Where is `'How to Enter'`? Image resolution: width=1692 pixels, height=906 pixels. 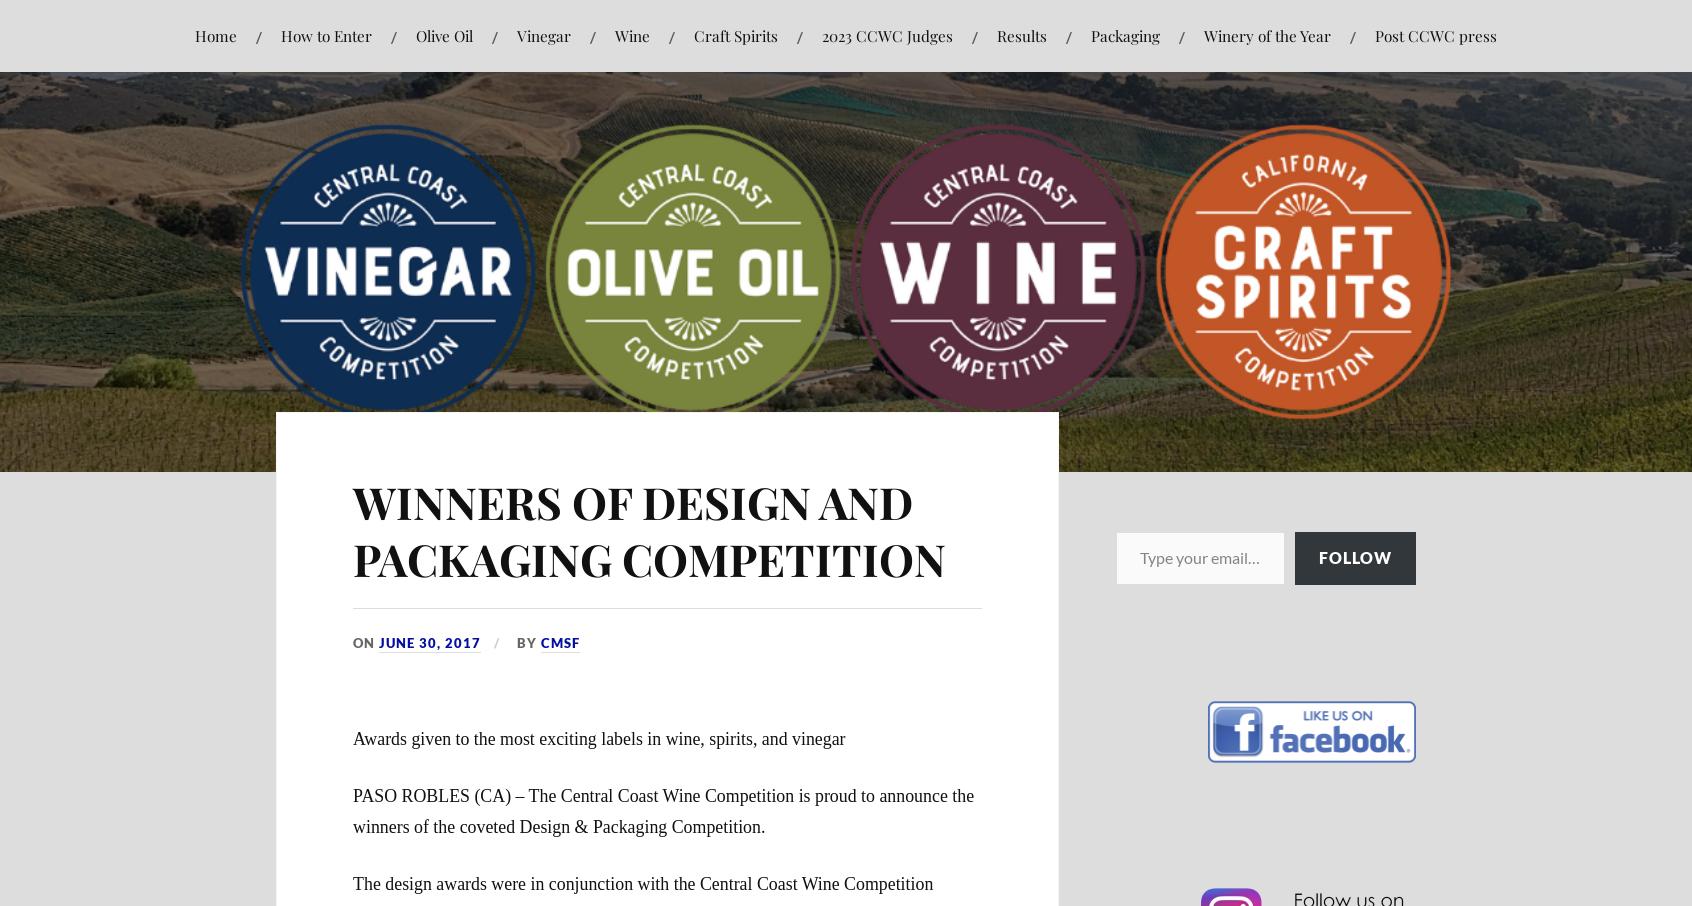 'How to Enter' is located at coordinates (325, 34).